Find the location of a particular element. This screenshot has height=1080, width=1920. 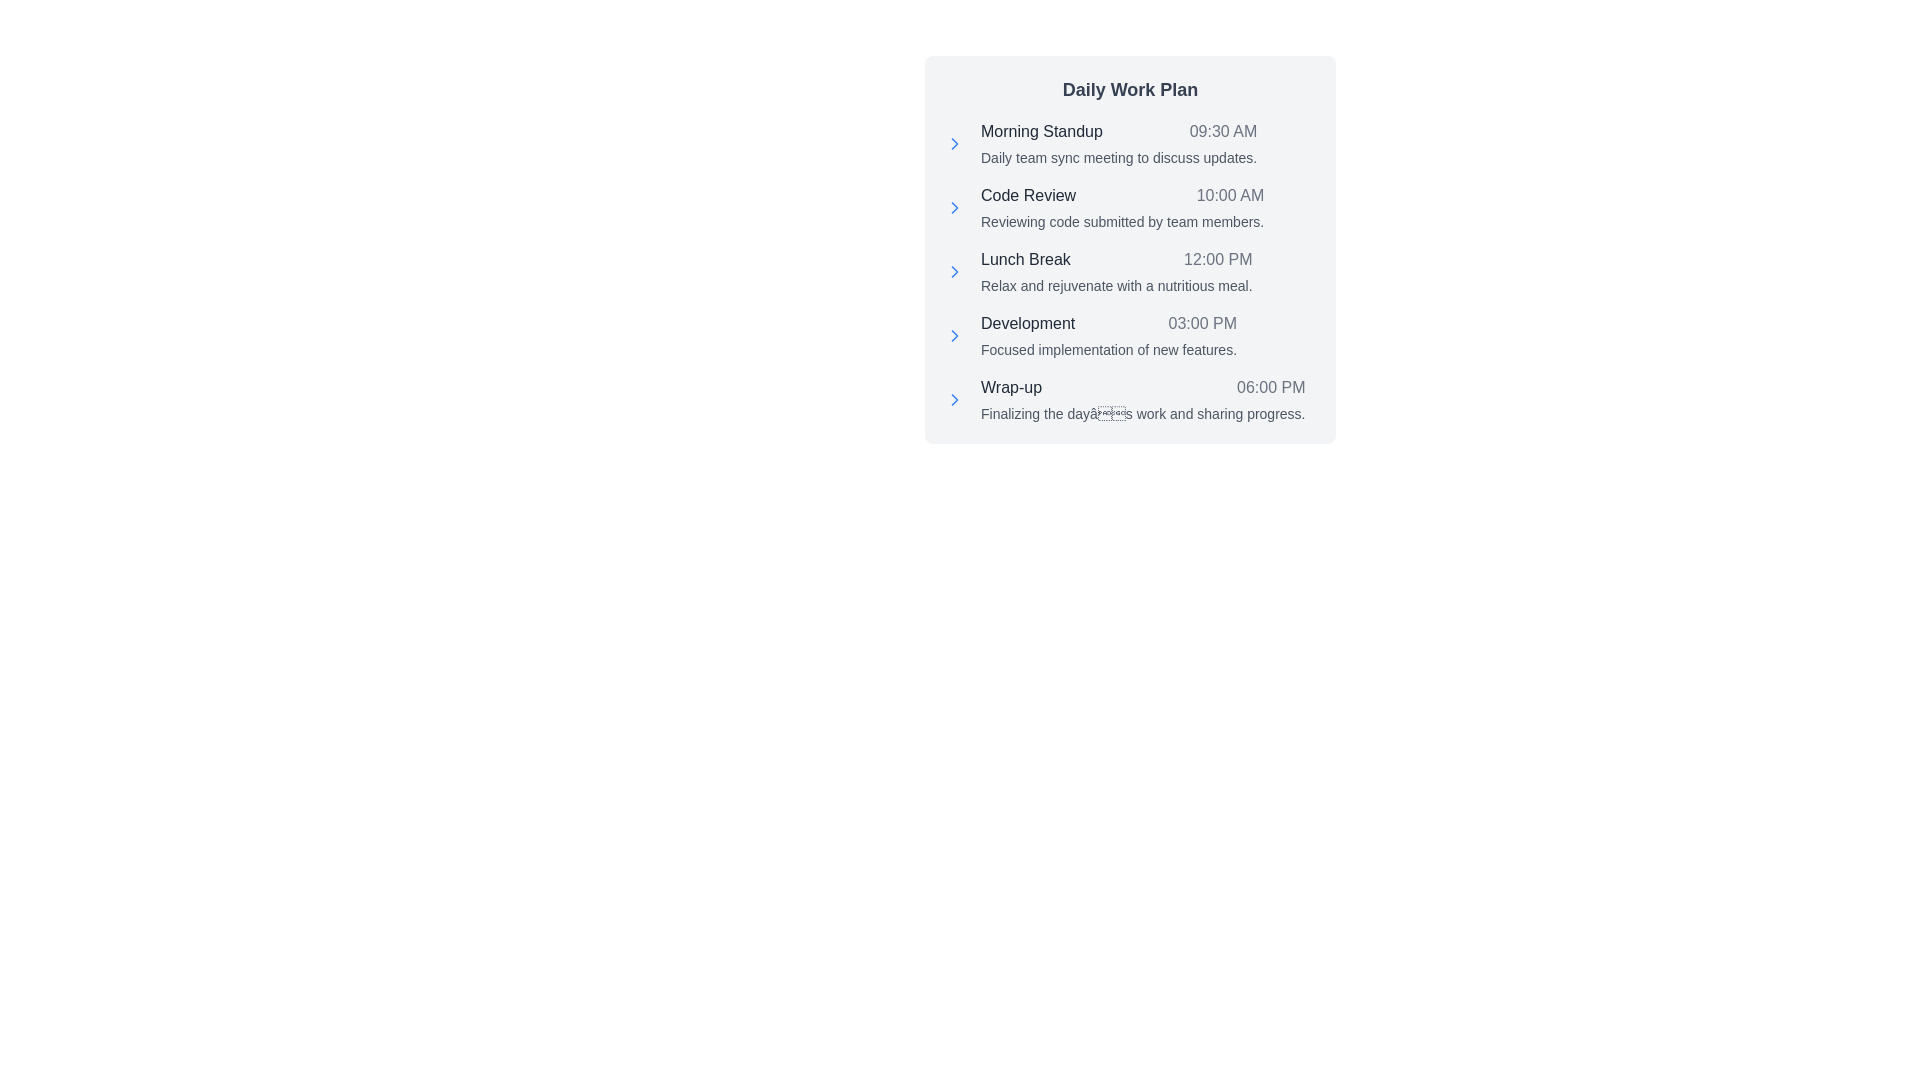

the List item element labeled 'Wrap-up' is located at coordinates (1143, 400).